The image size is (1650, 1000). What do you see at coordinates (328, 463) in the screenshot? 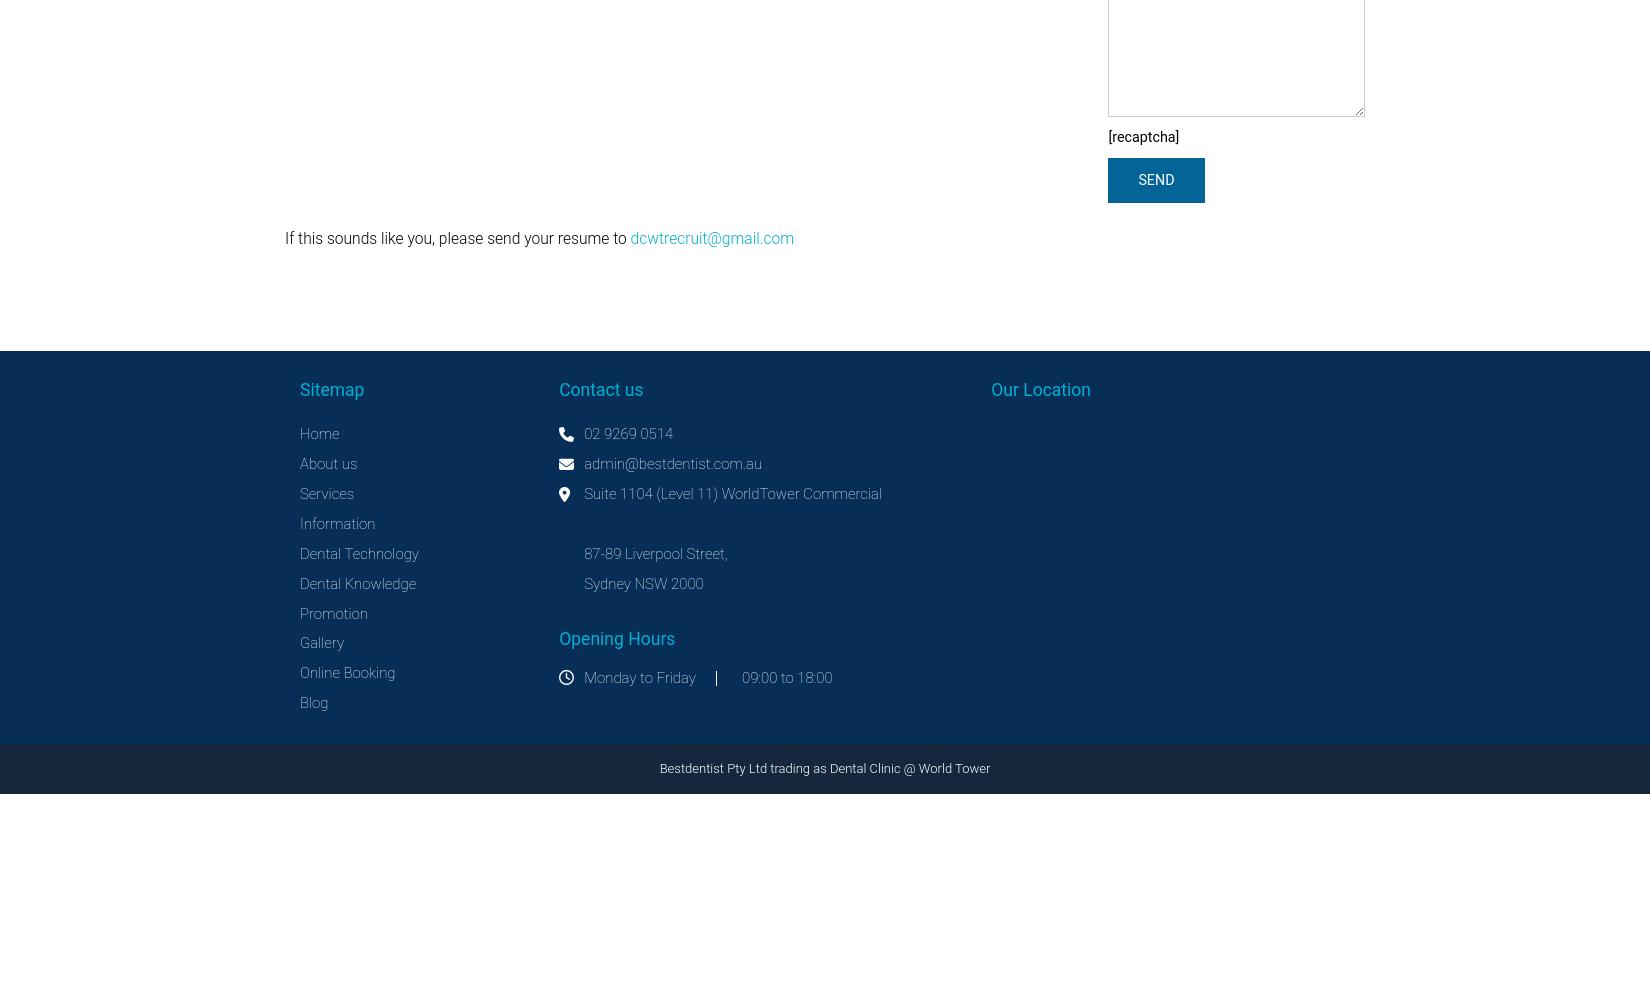
I see `'About us'` at bounding box center [328, 463].